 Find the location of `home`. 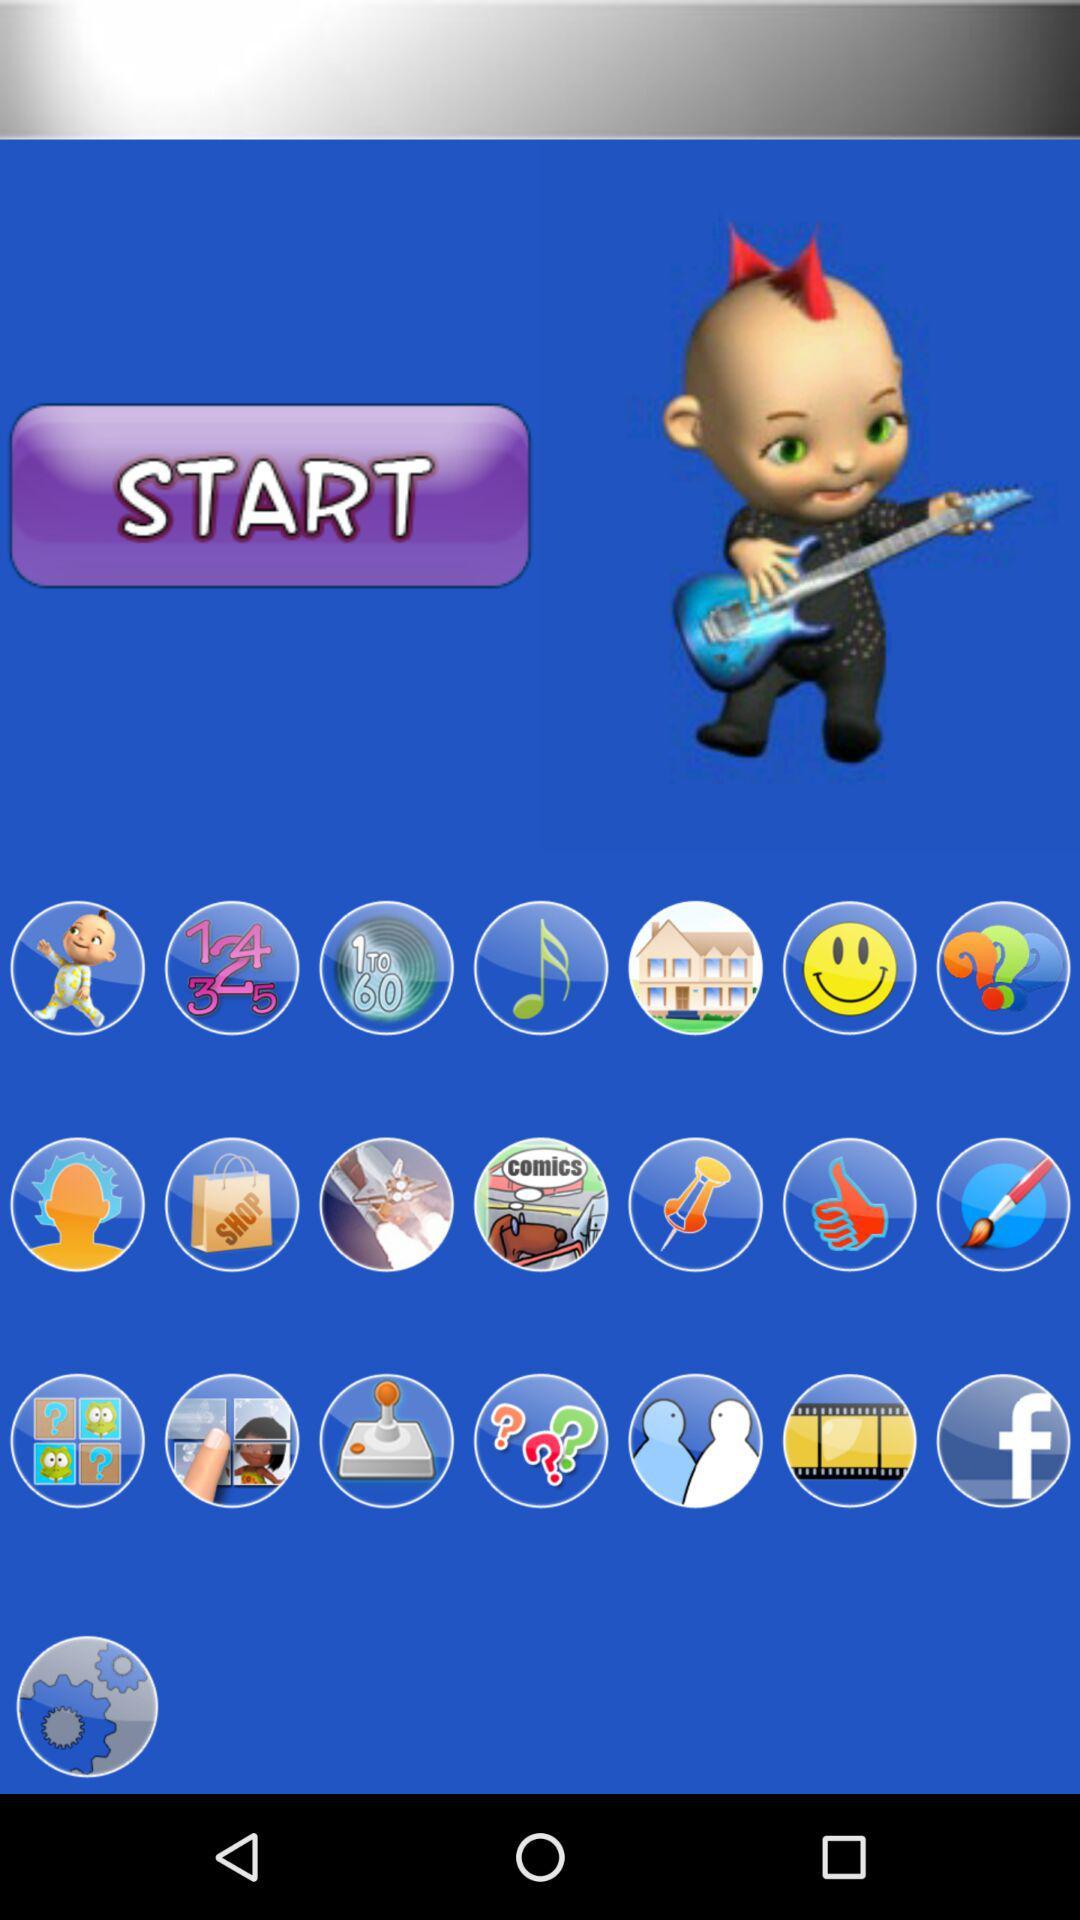

home is located at coordinates (694, 968).